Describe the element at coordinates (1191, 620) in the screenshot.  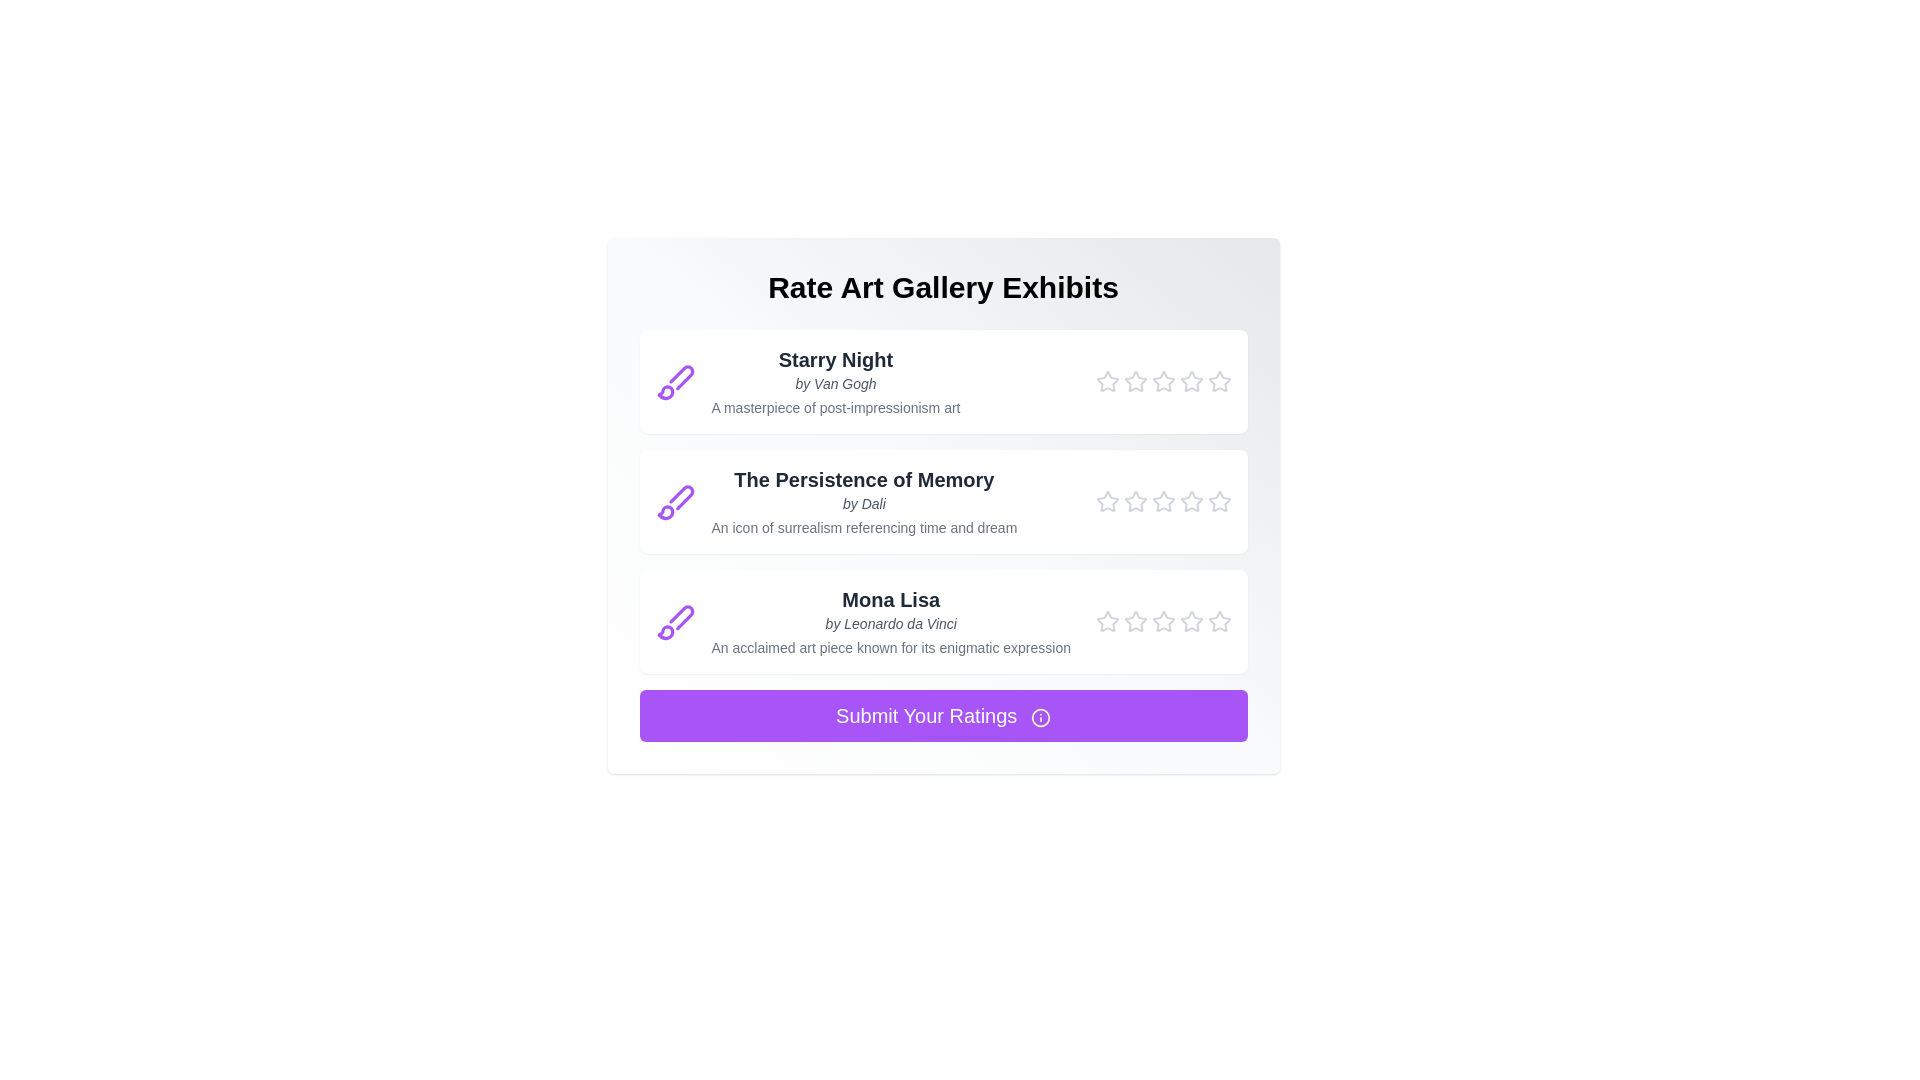
I see `the star corresponding to 4 for the painting titled Mona Lisa to set its rating` at that location.